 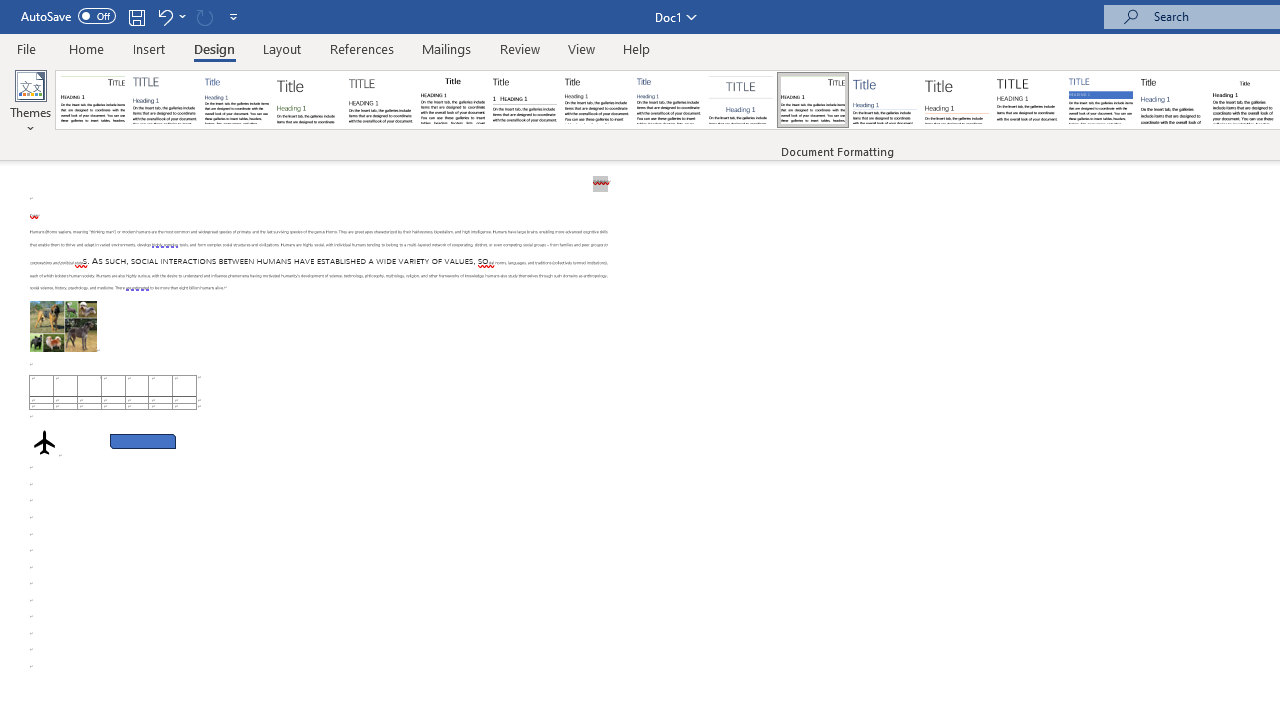 I want to click on 'Lines (Stylish)', so click(x=956, y=100).